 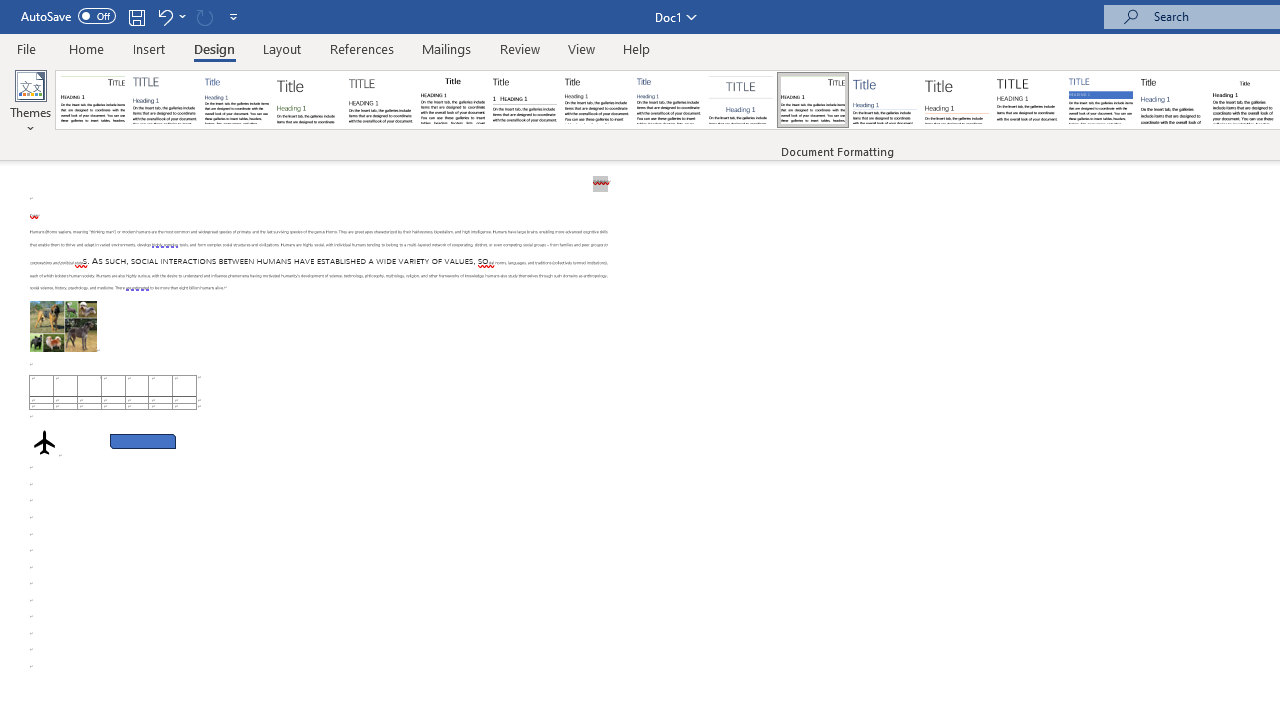 I want to click on 'Lines (Stylish)', so click(x=956, y=100).